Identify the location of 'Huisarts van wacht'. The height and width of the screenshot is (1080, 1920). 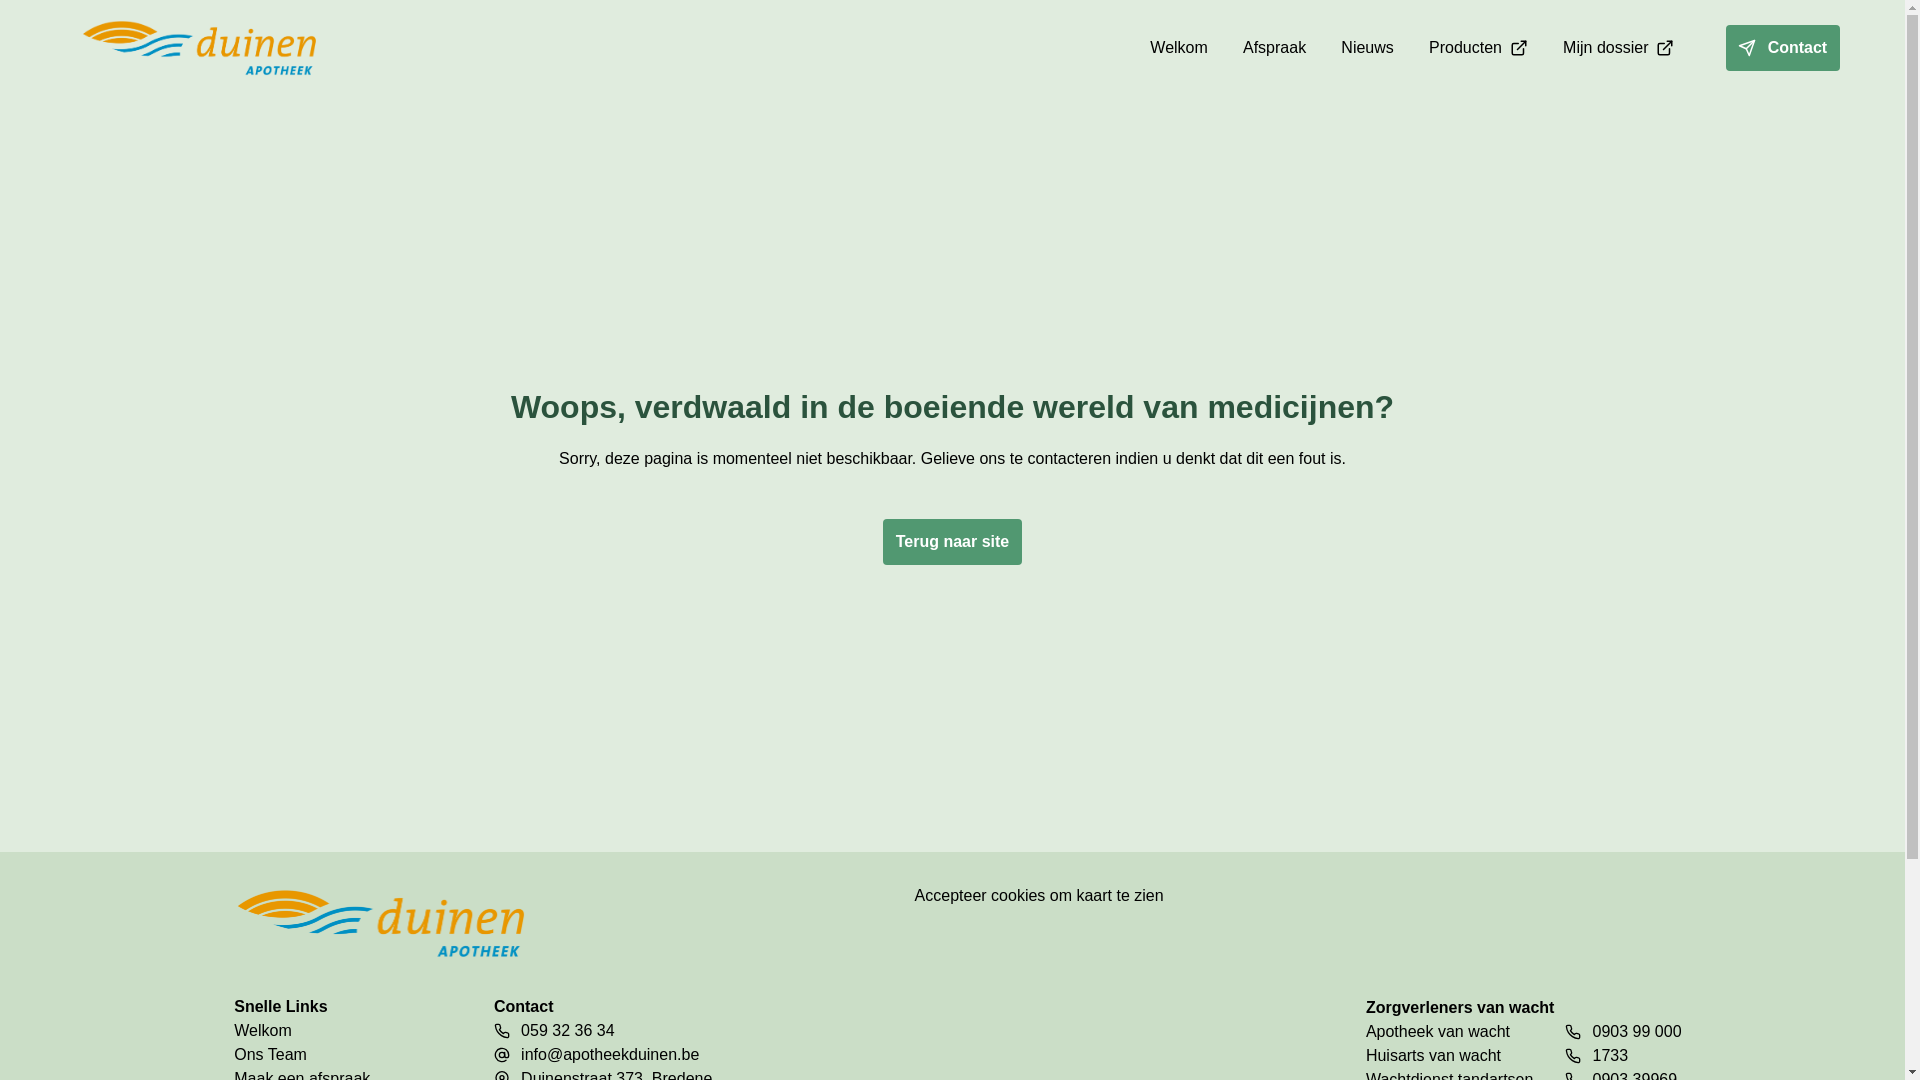
(1365, 1055).